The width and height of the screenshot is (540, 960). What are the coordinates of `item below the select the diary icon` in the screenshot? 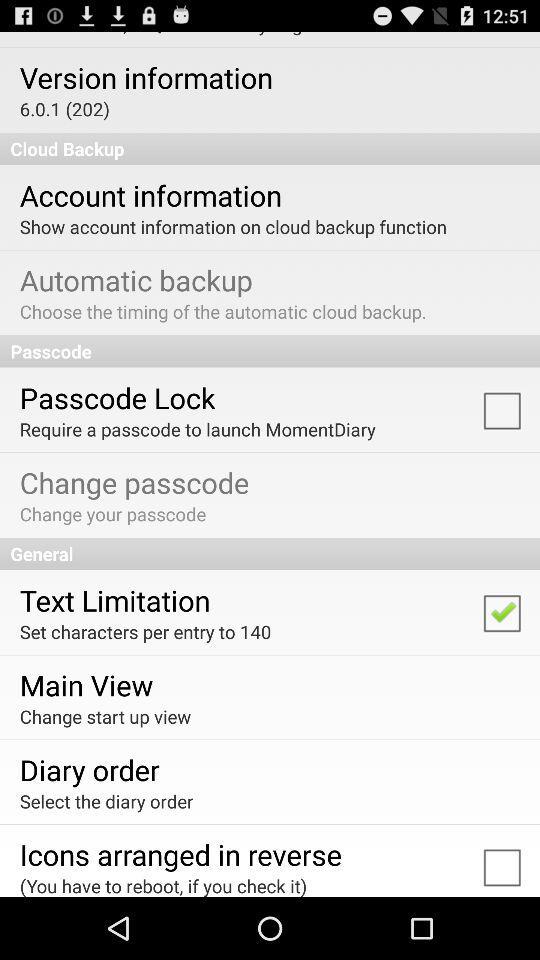 It's located at (180, 853).